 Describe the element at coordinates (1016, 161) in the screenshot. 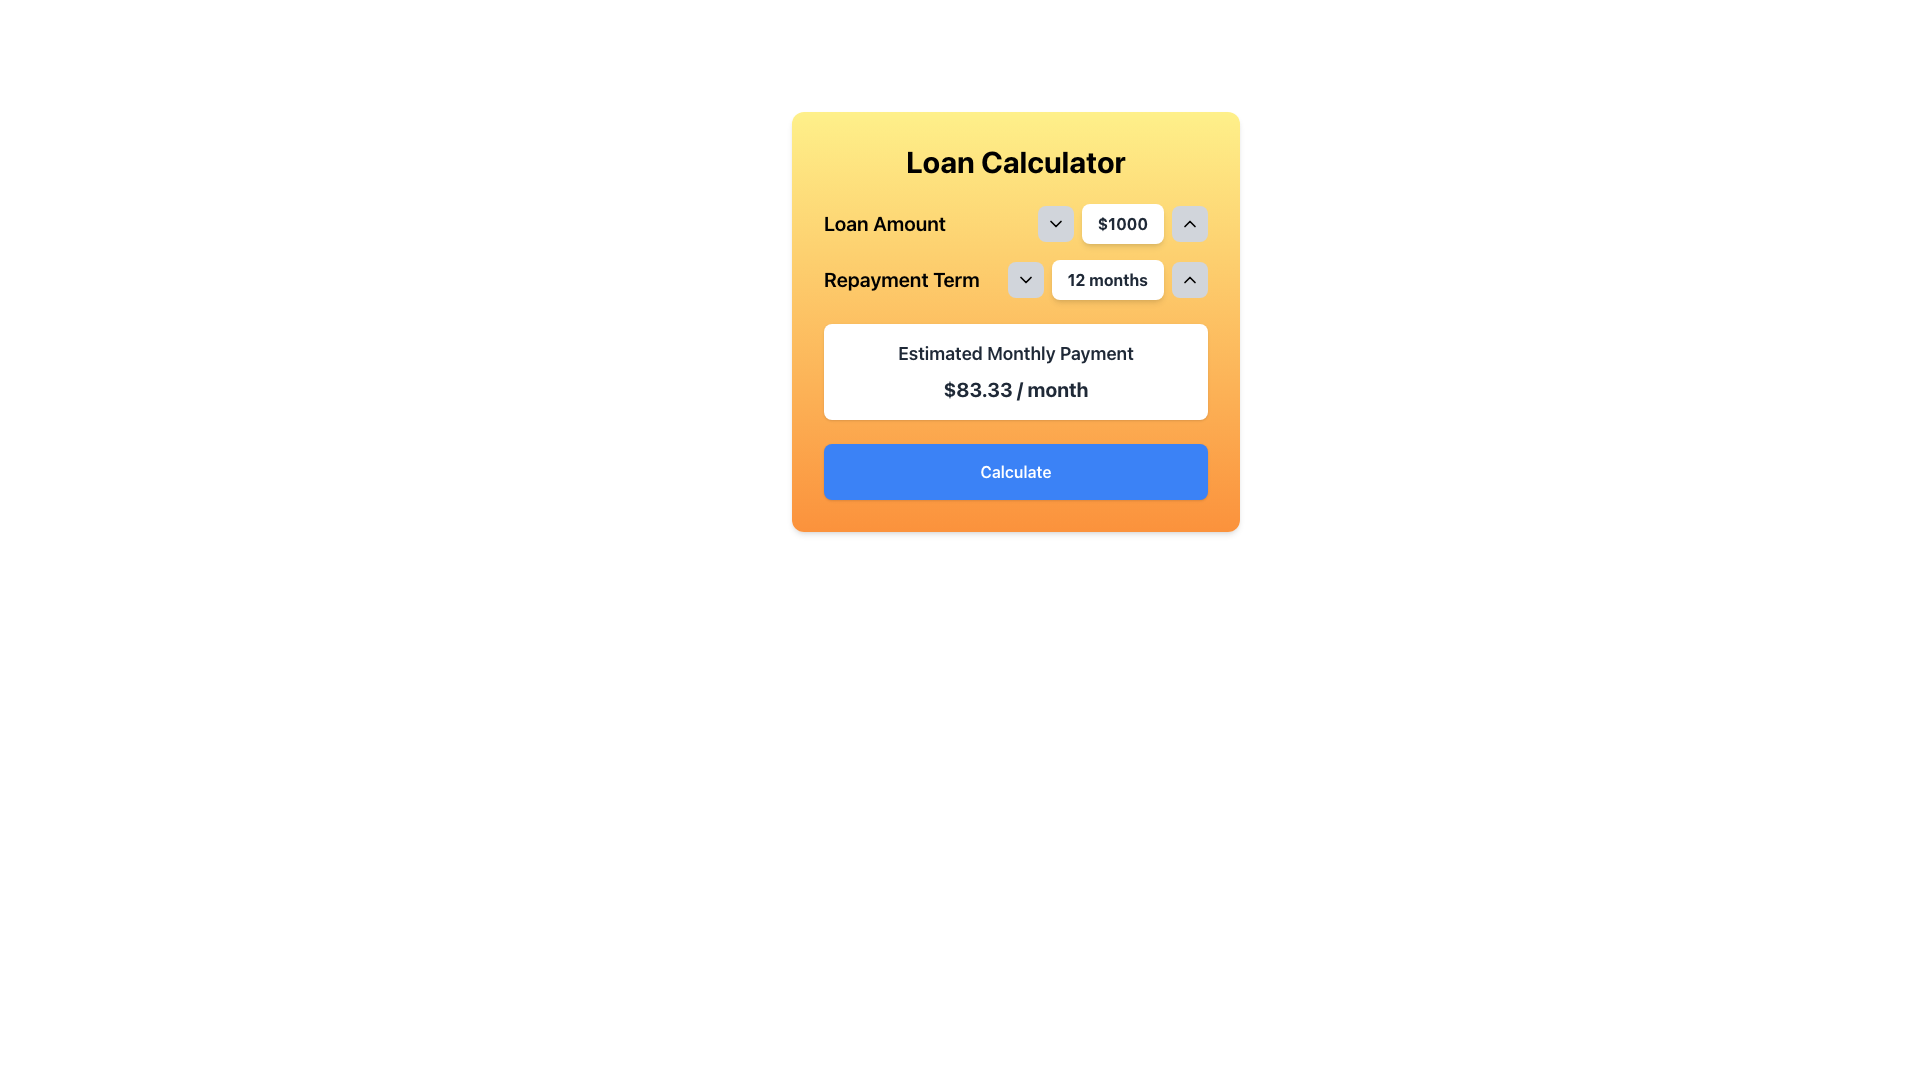

I see `the bold, centered title text 'Loan Calculator' which is positioned at the top of the card-like UI design` at that location.